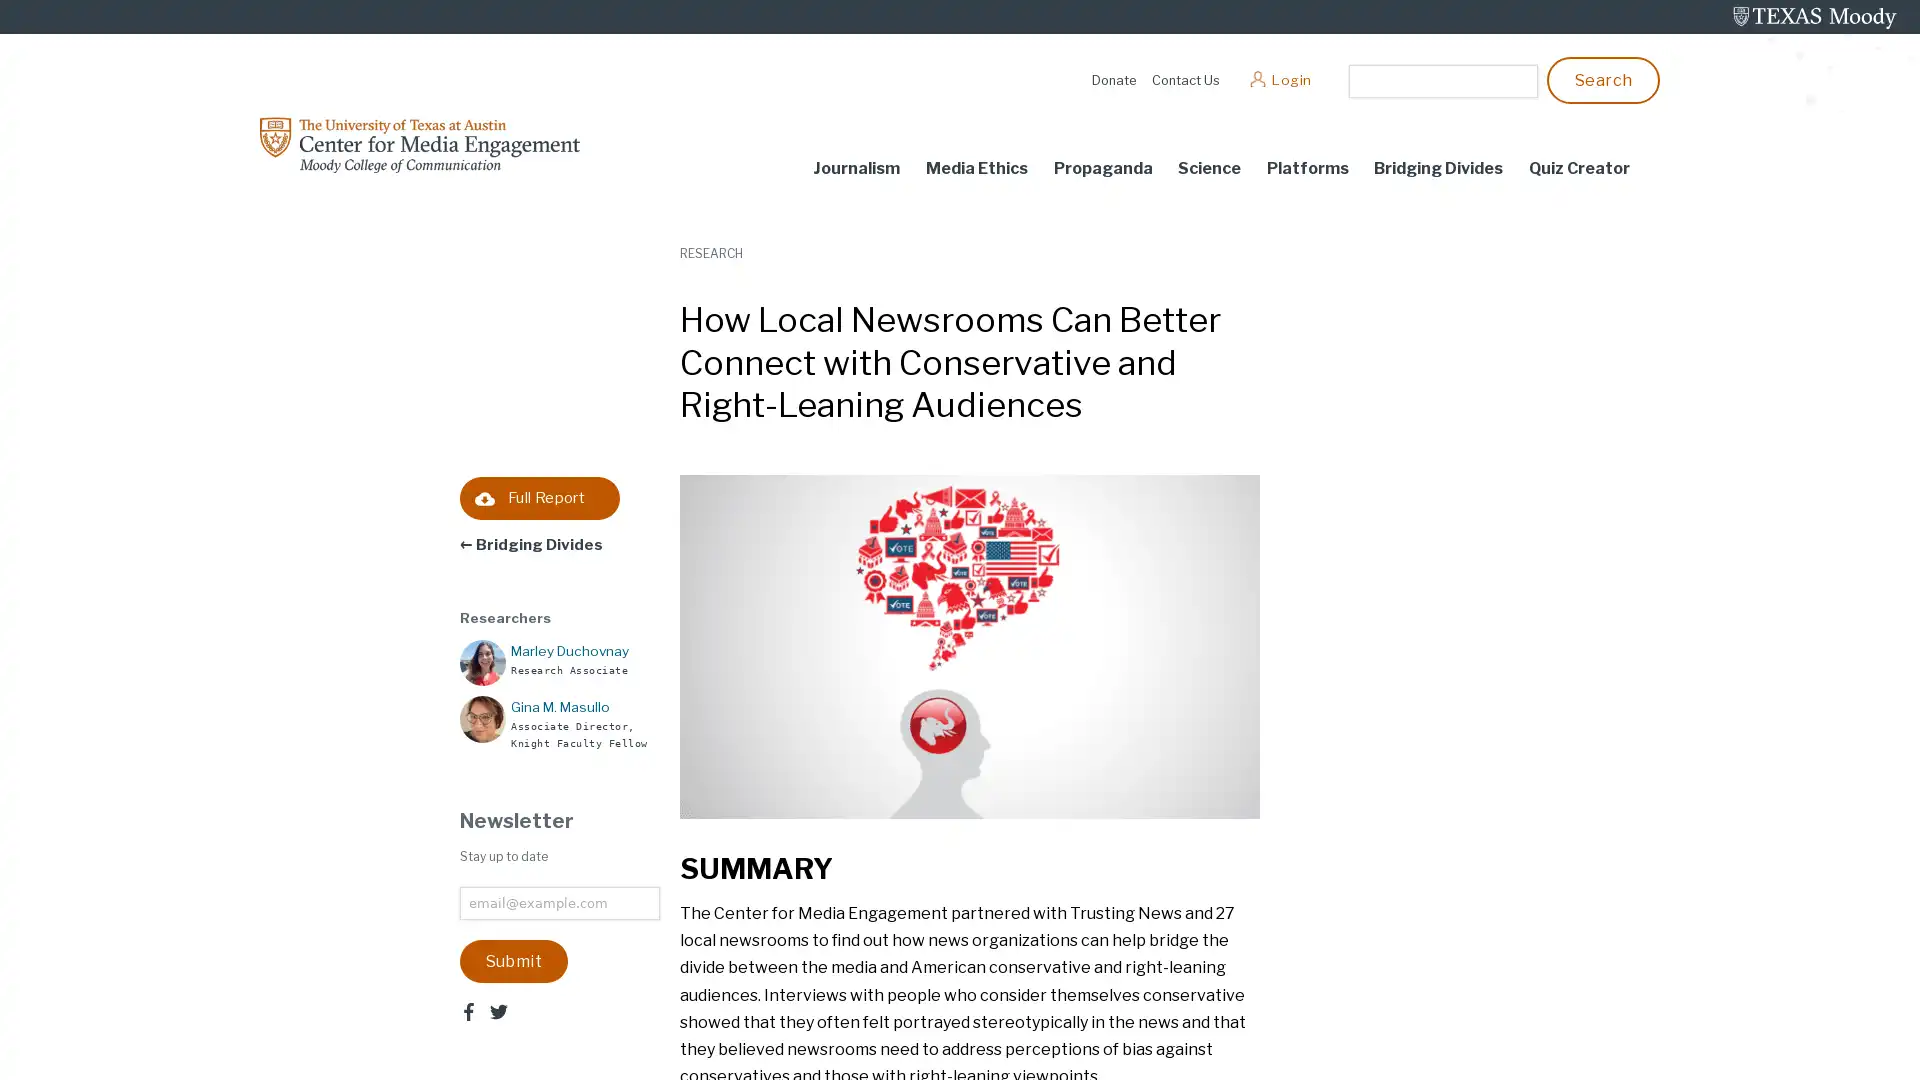 The height and width of the screenshot is (1080, 1920). Describe the element at coordinates (513, 959) in the screenshot. I see `Submit` at that location.